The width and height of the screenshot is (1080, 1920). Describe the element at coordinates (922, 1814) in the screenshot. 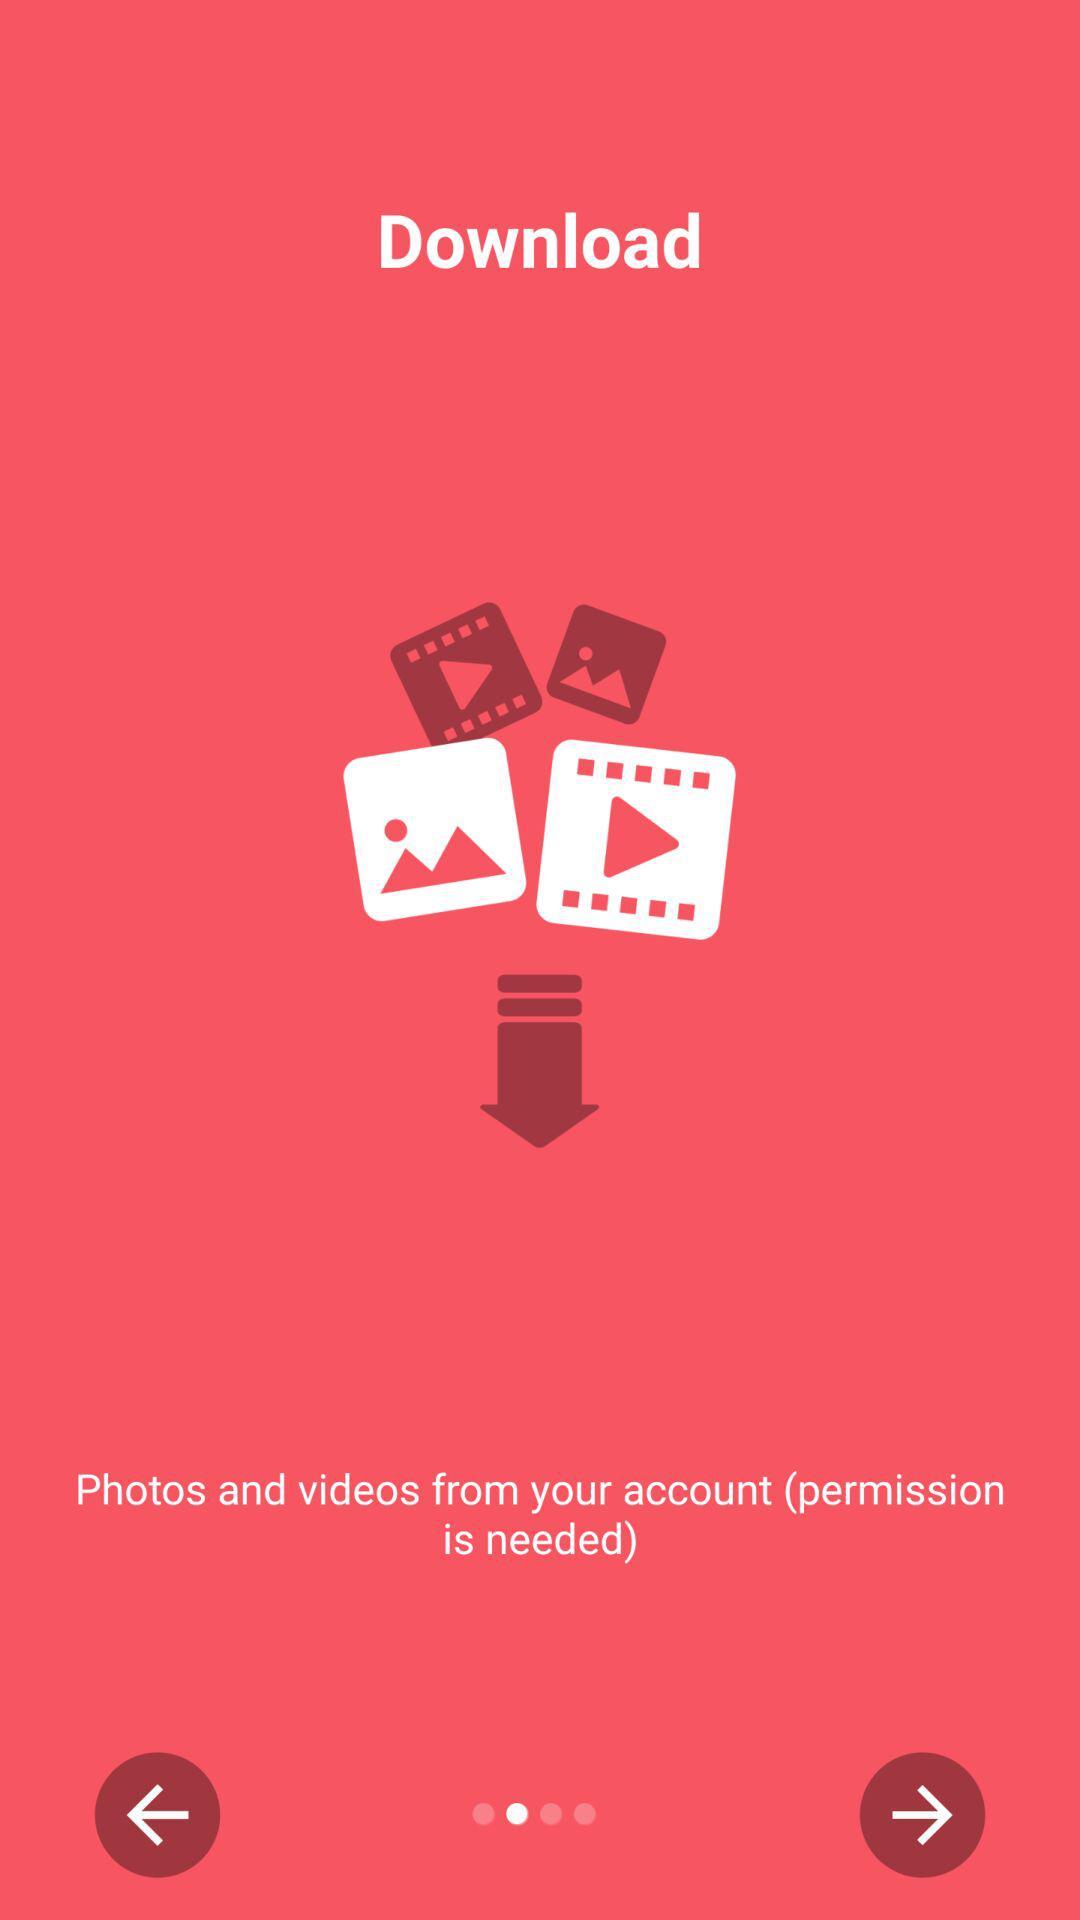

I see `next screen` at that location.